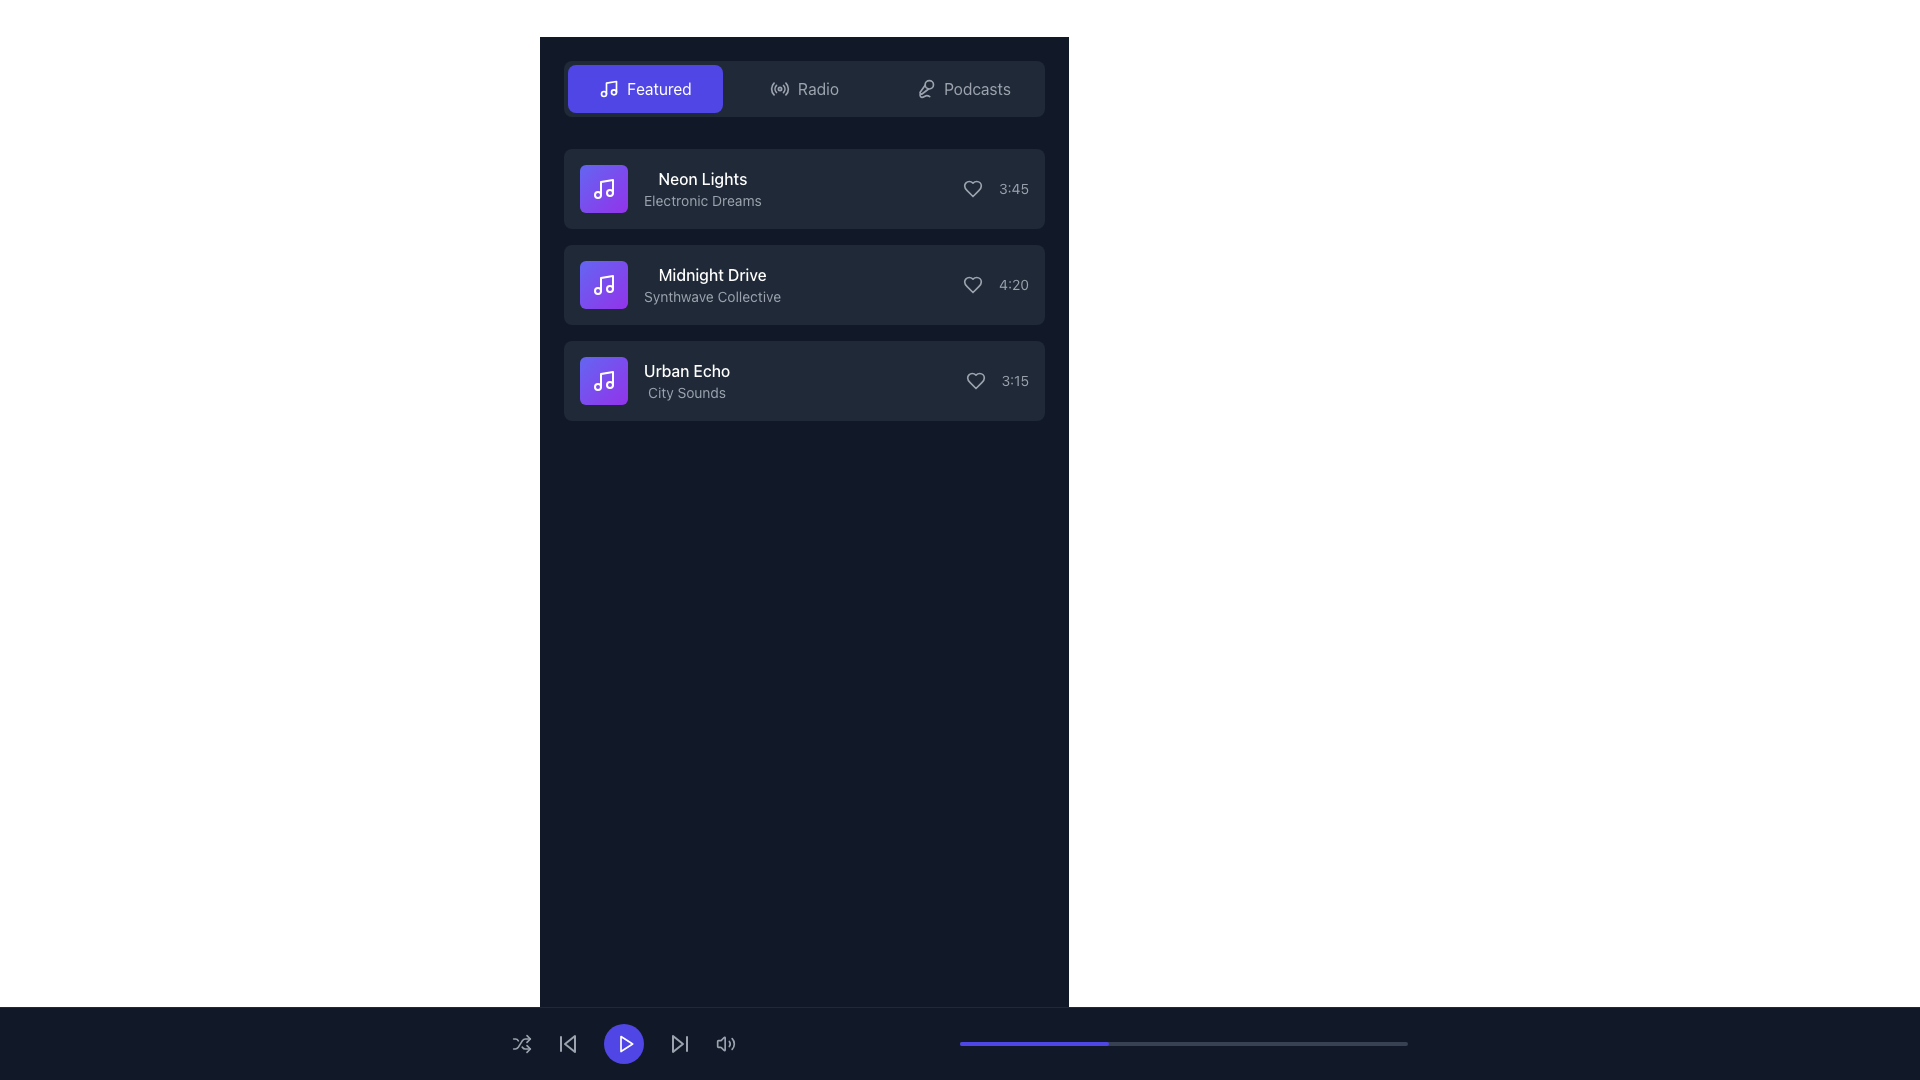 The width and height of the screenshot is (1920, 1080). What do you see at coordinates (645, 87) in the screenshot?
I see `the 'Featured' button, which is the leftmost button in a horizontal list at the top-left of the panel` at bounding box center [645, 87].